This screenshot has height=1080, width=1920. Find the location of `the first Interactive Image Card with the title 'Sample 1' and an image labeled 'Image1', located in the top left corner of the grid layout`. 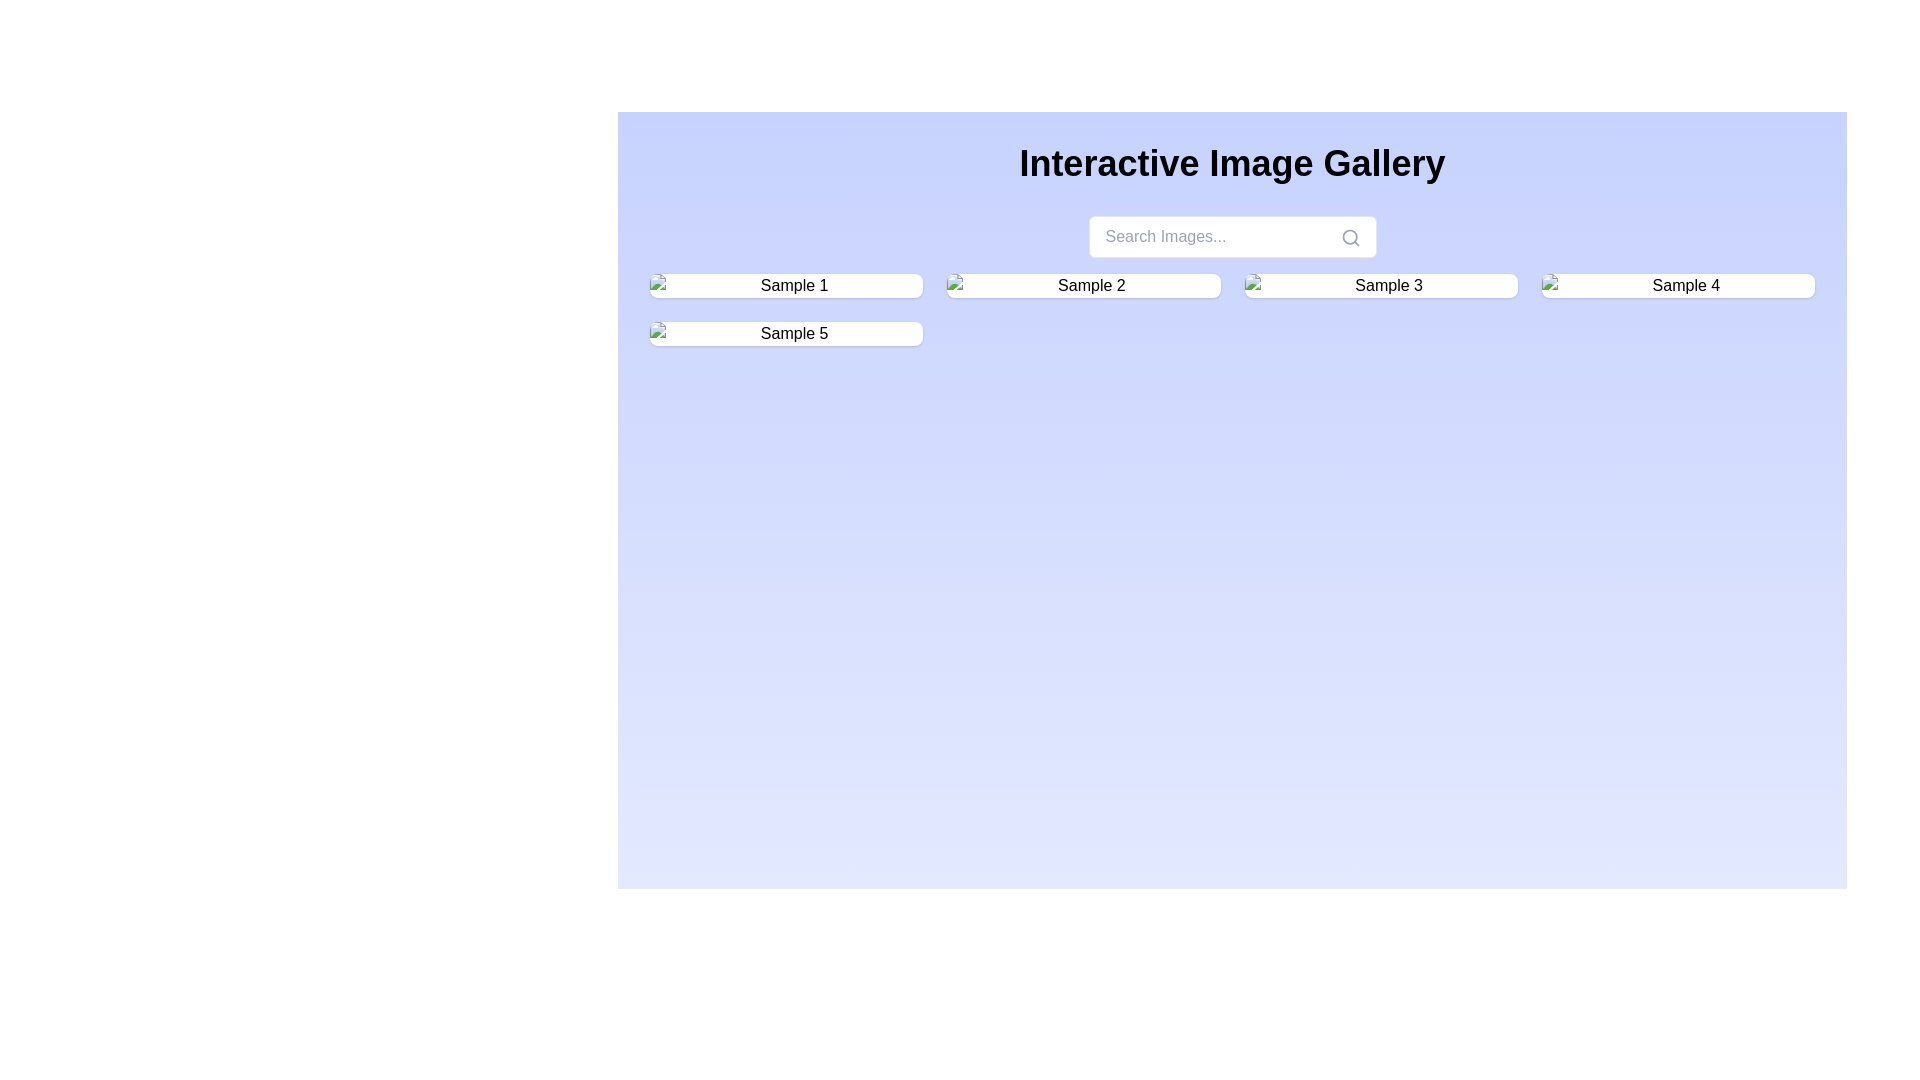

the first Interactive Image Card with the title 'Sample 1' and an image labeled 'Image1', located in the top left corner of the grid layout is located at coordinates (785, 285).